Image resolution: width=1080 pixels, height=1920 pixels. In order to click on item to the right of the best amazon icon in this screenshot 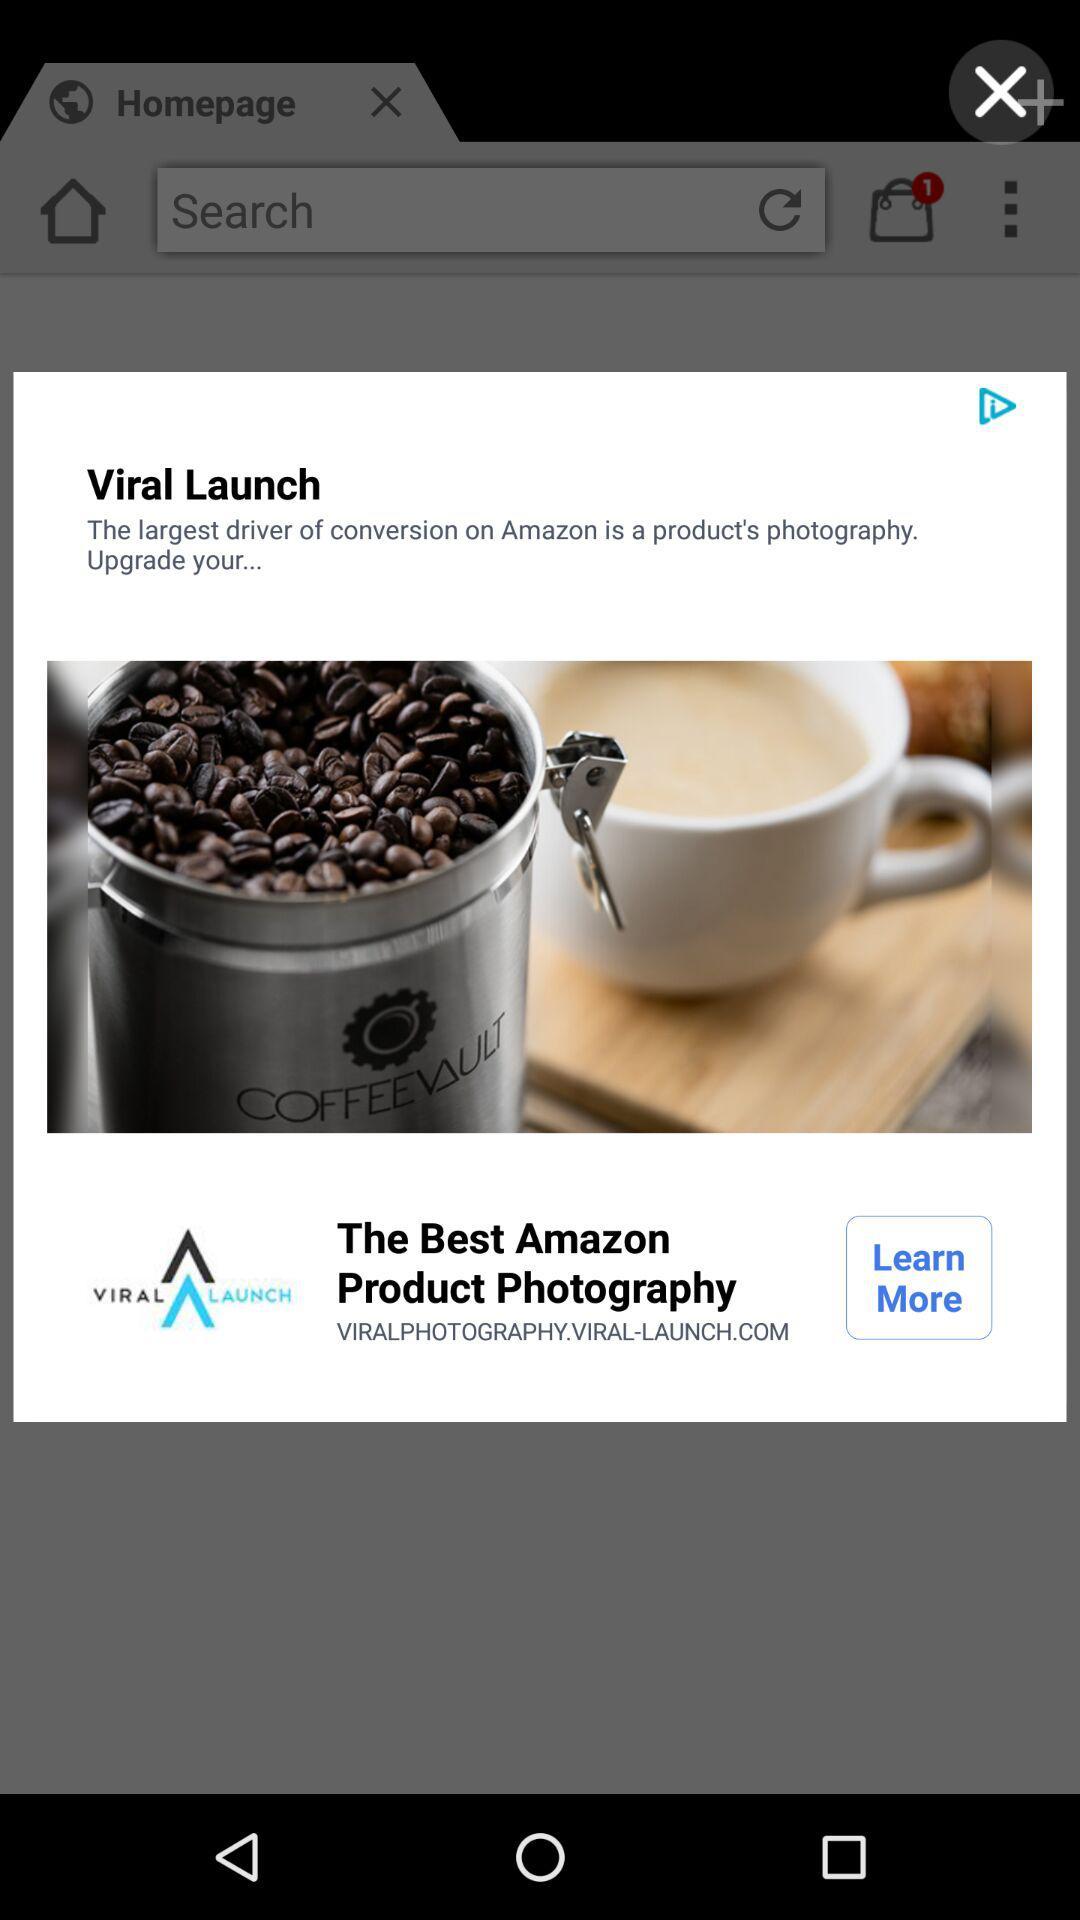, I will do `click(919, 1276)`.